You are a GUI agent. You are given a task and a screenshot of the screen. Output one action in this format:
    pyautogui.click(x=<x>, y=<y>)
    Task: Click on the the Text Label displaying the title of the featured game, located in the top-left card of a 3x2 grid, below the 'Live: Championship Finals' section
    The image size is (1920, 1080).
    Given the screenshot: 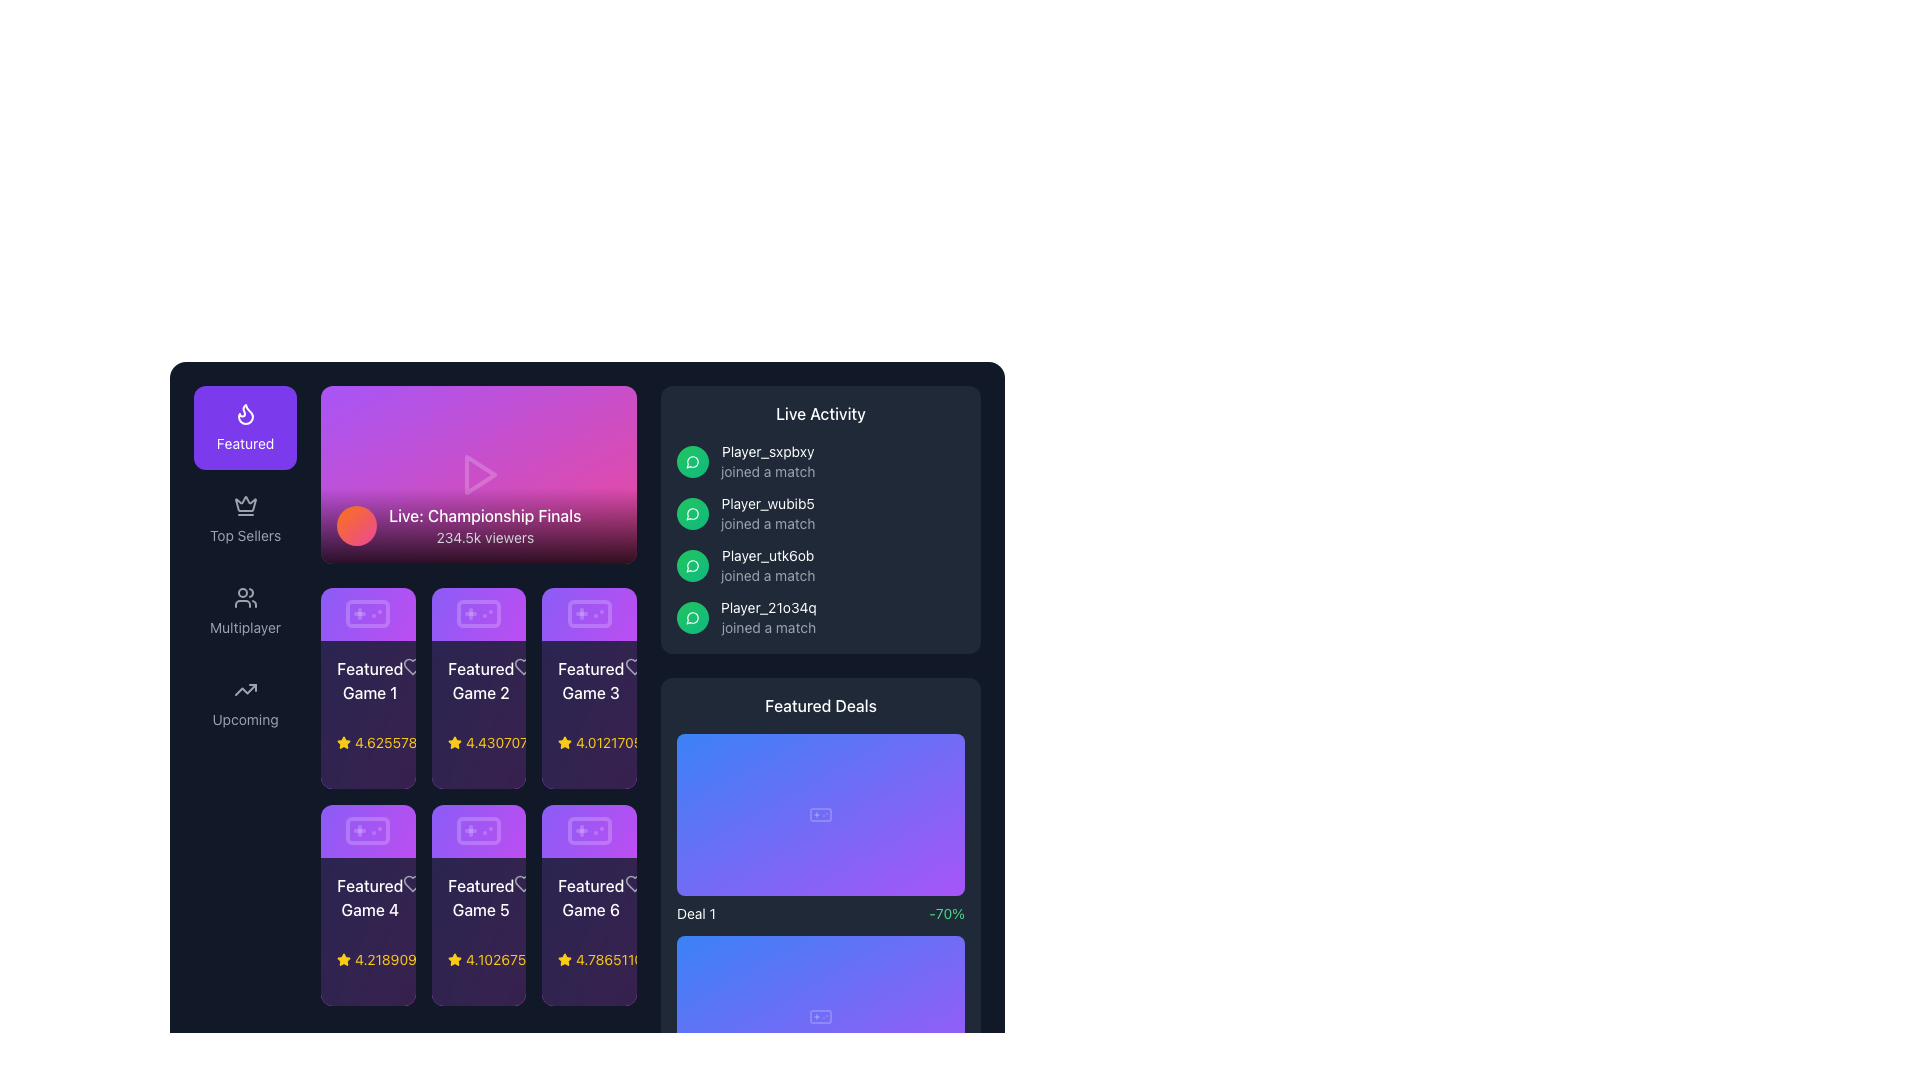 What is the action you would take?
    pyautogui.click(x=370, y=679)
    